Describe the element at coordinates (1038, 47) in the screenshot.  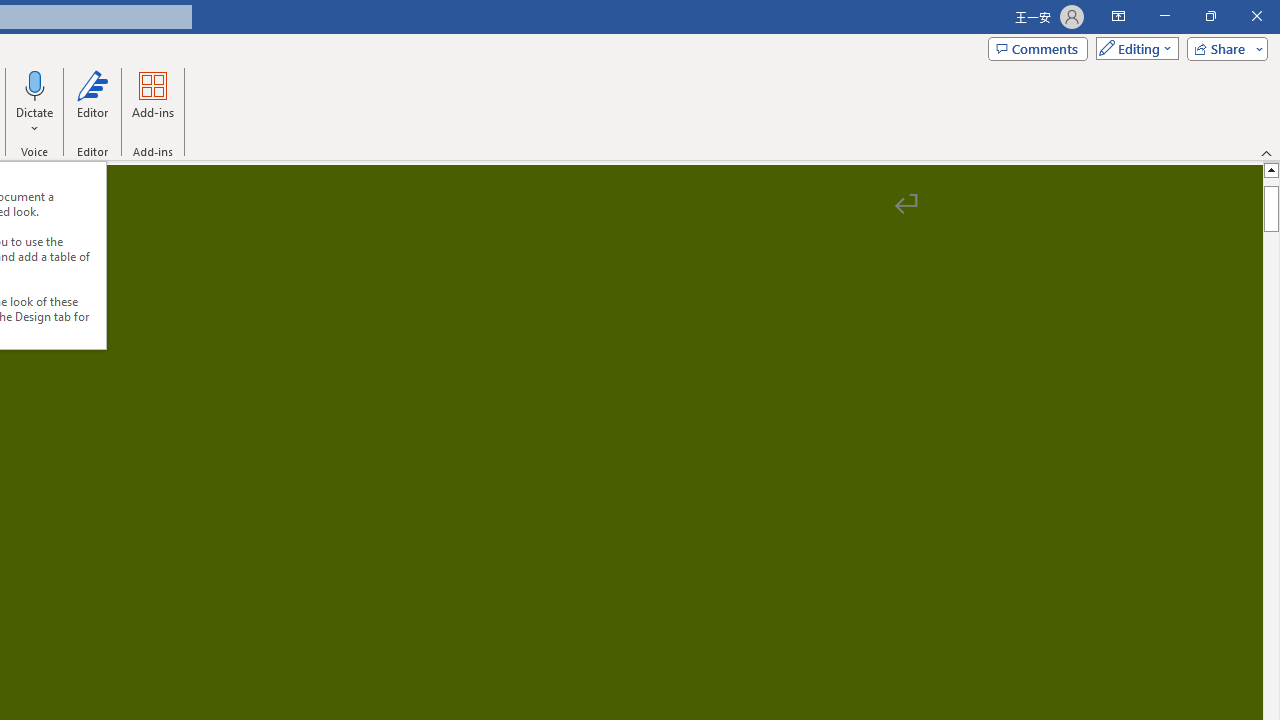
I see `'Comments'` at that location.